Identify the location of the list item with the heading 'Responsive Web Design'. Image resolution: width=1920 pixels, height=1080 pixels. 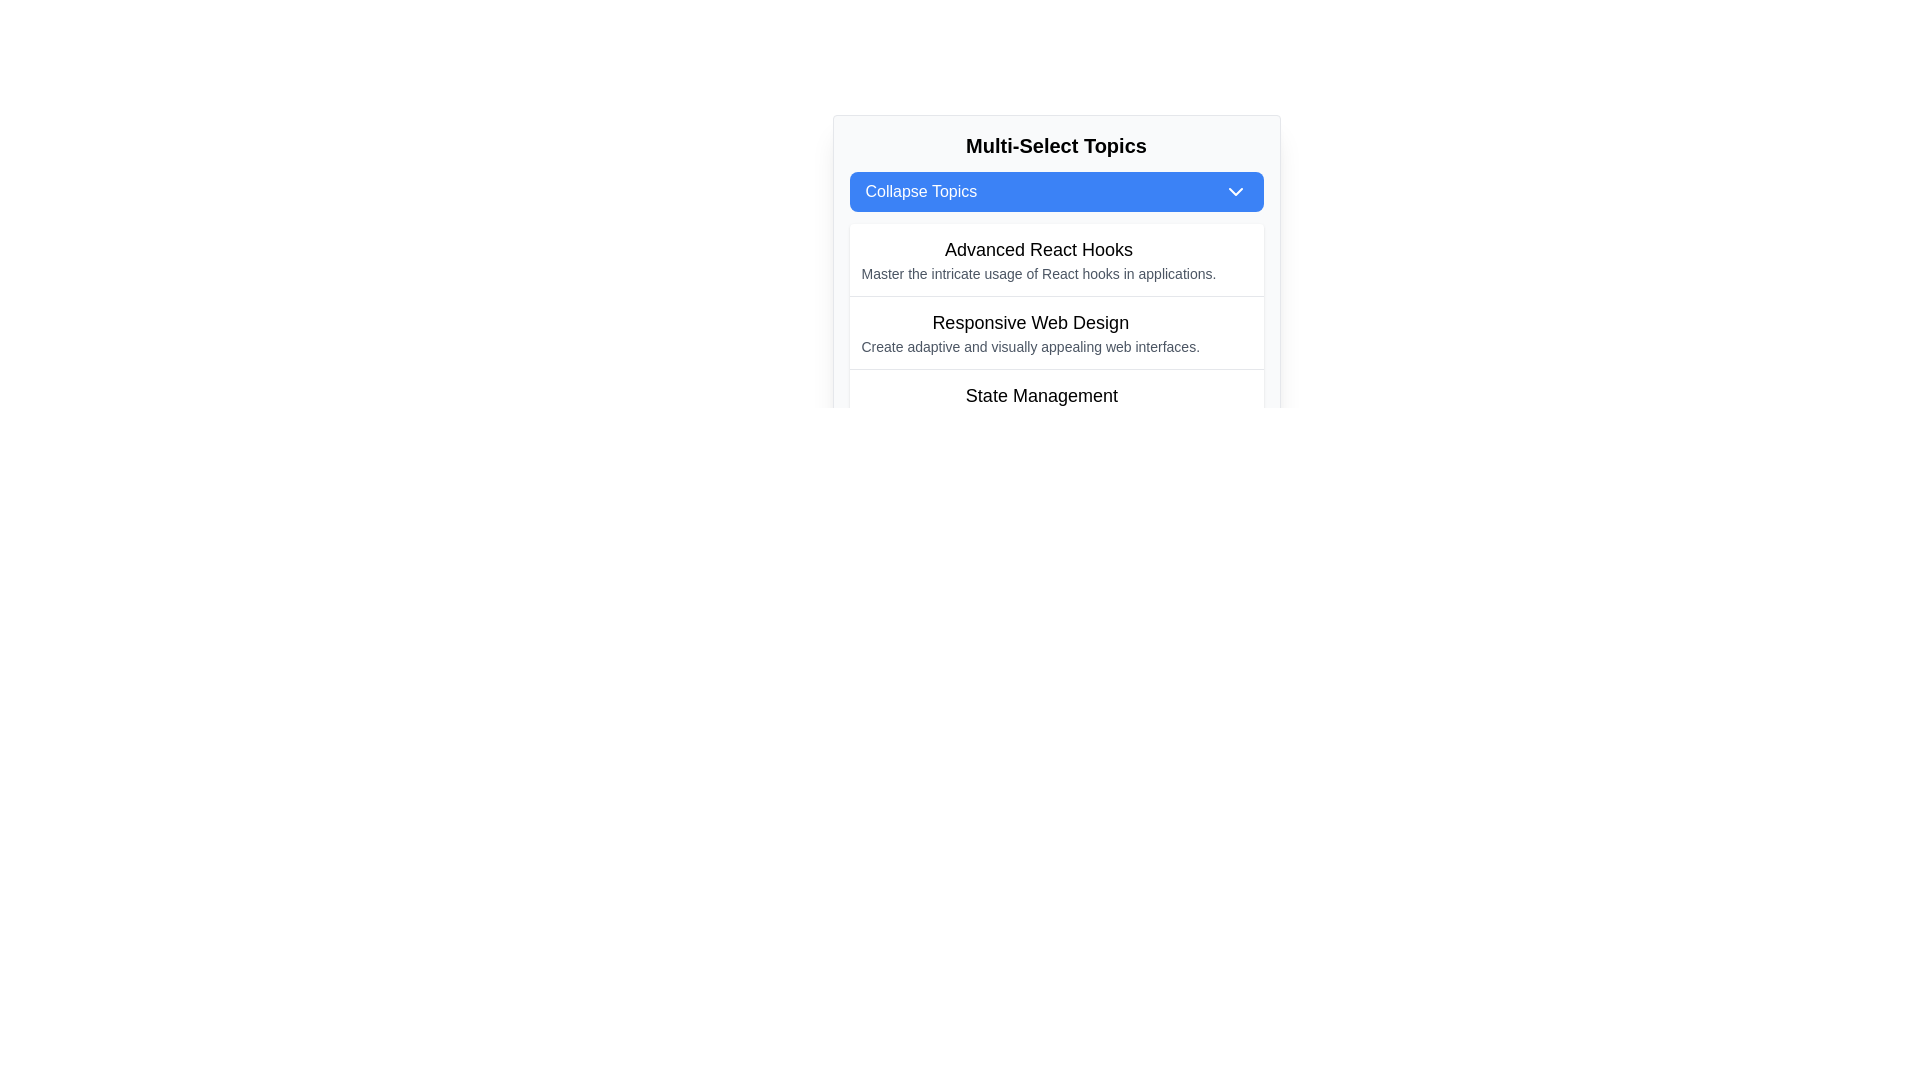
(1055, 332).